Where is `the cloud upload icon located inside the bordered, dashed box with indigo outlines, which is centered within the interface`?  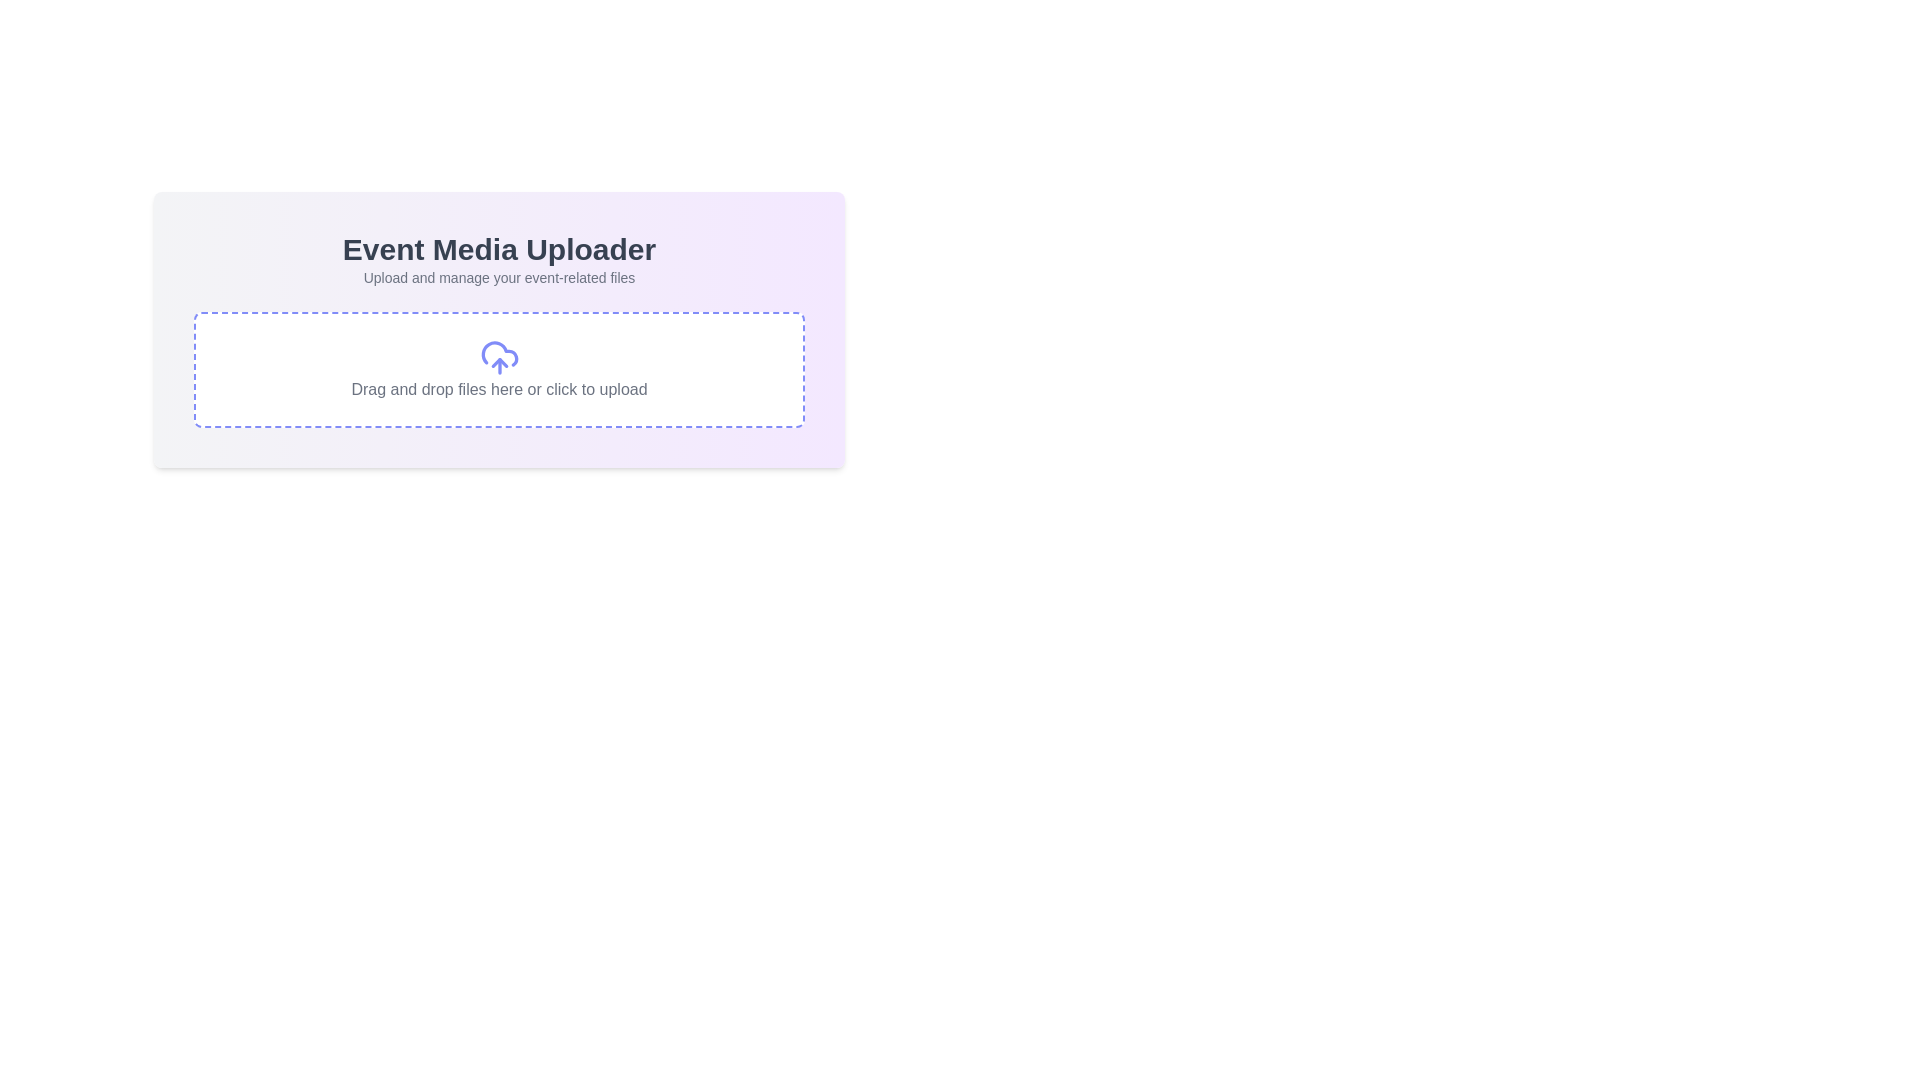 the cloud upload icon located inside the bordered, dashed box with indigo outlines, which is centered within the interface is located at coordinates (499, 357).